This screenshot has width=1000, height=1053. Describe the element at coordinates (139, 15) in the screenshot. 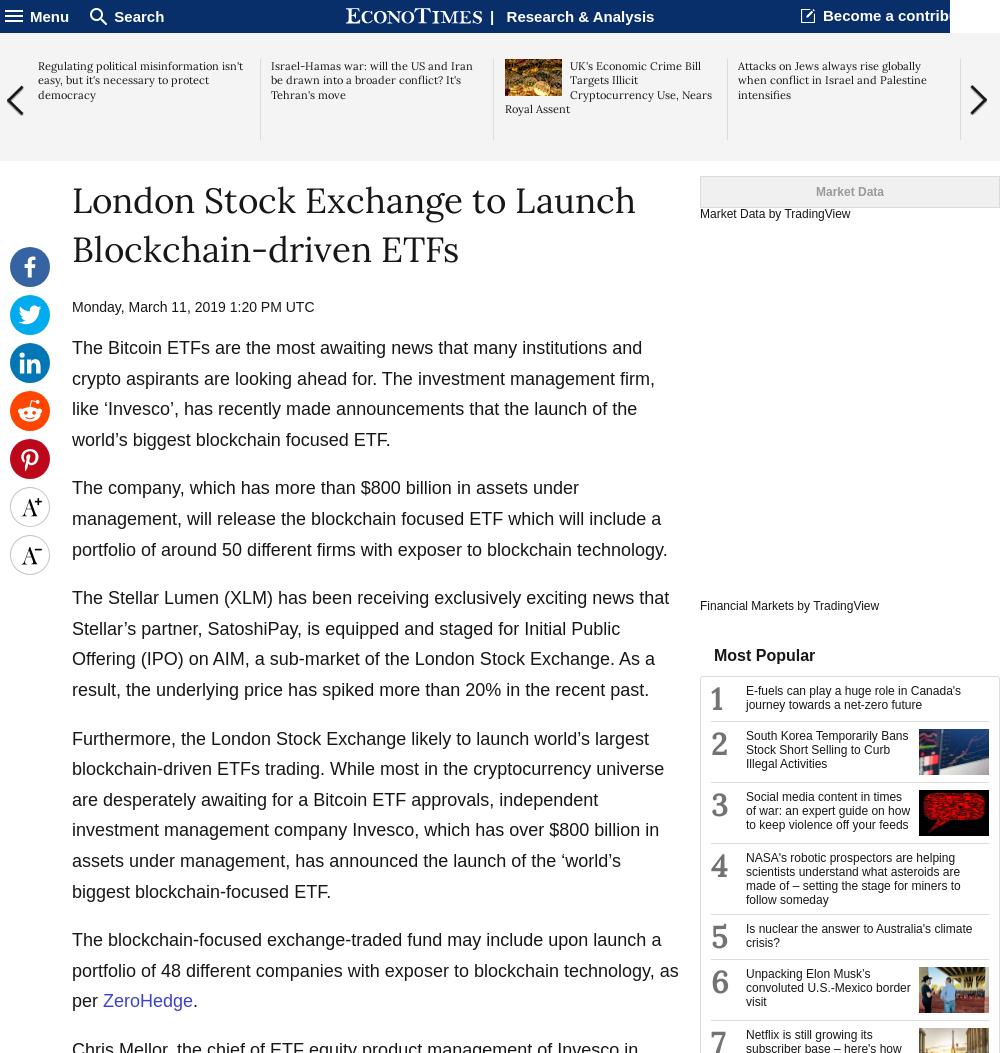

I see `'Search'` at that location.